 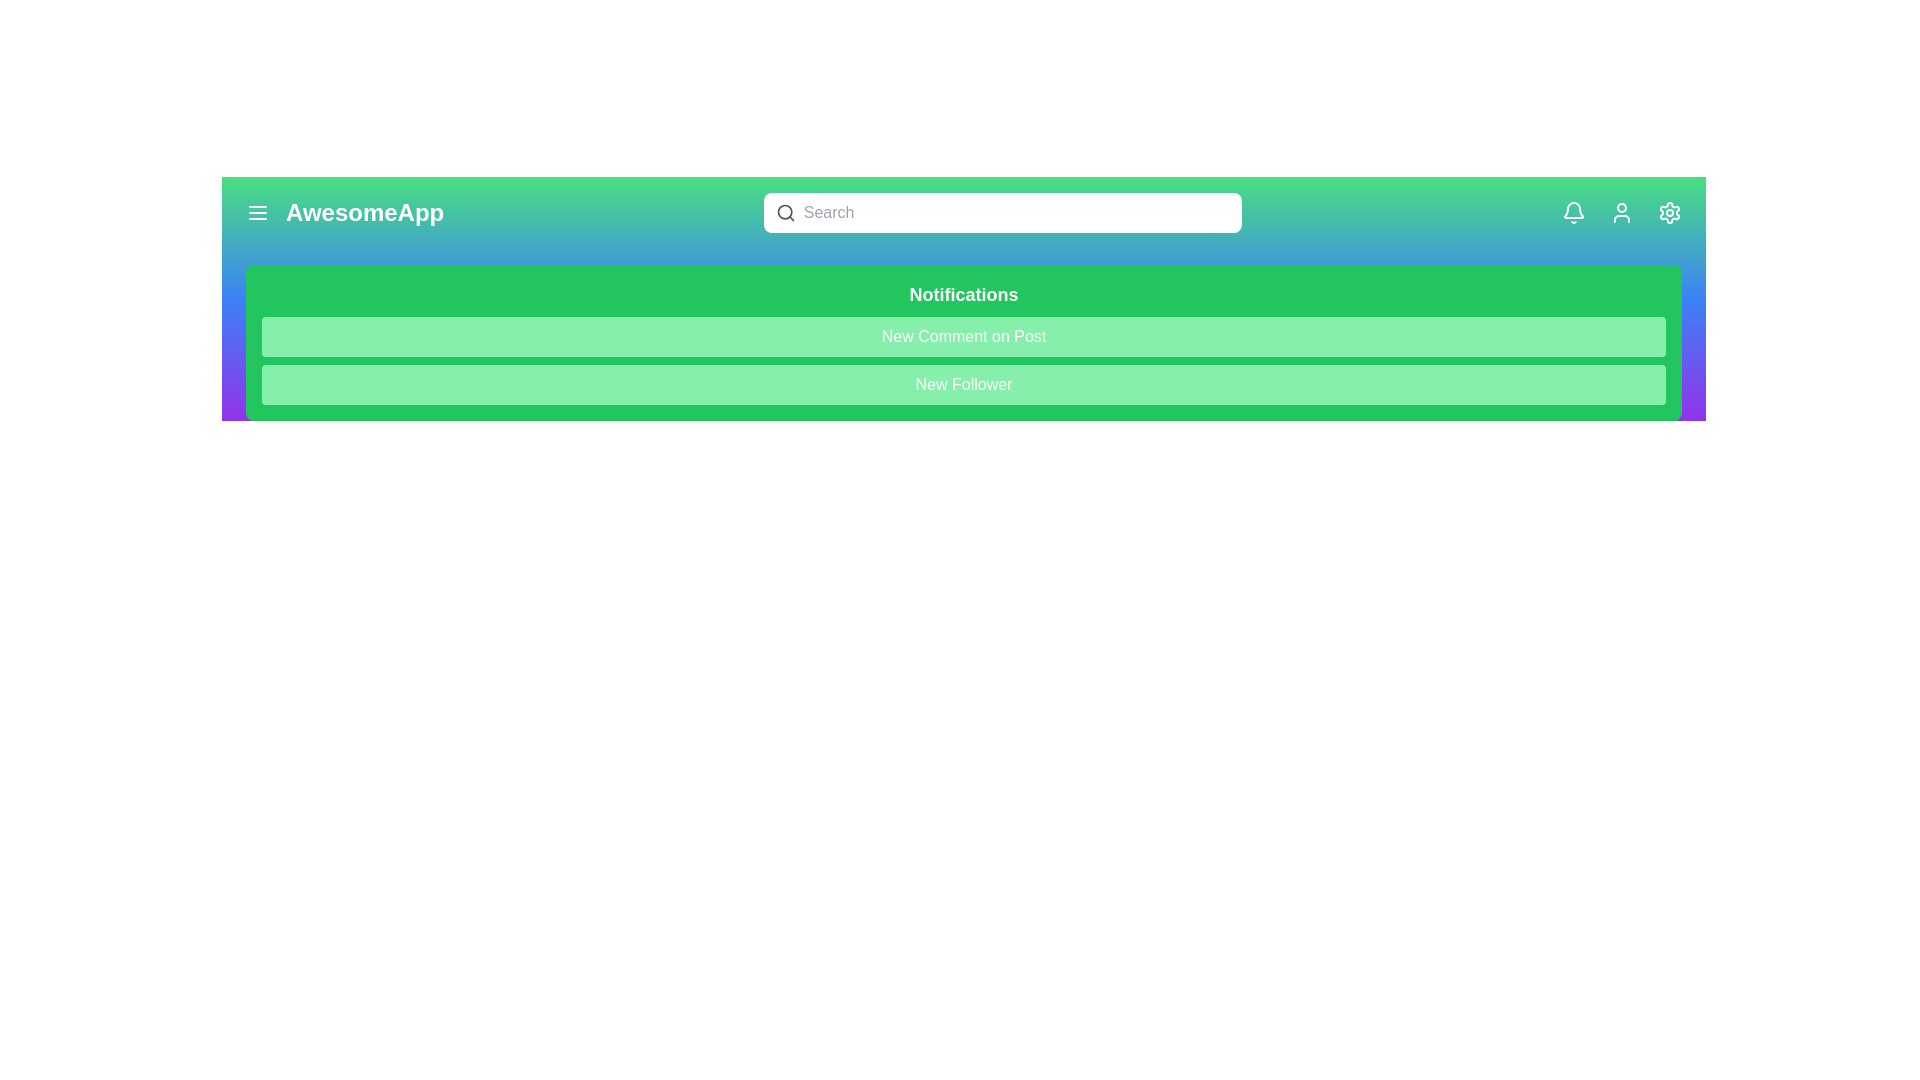 What do you see at coordinates (1573, 212) in the screenshot?
I see `the bell-shaped icon button in the top-right corner of the interface` at bounding box center [1573, 212].